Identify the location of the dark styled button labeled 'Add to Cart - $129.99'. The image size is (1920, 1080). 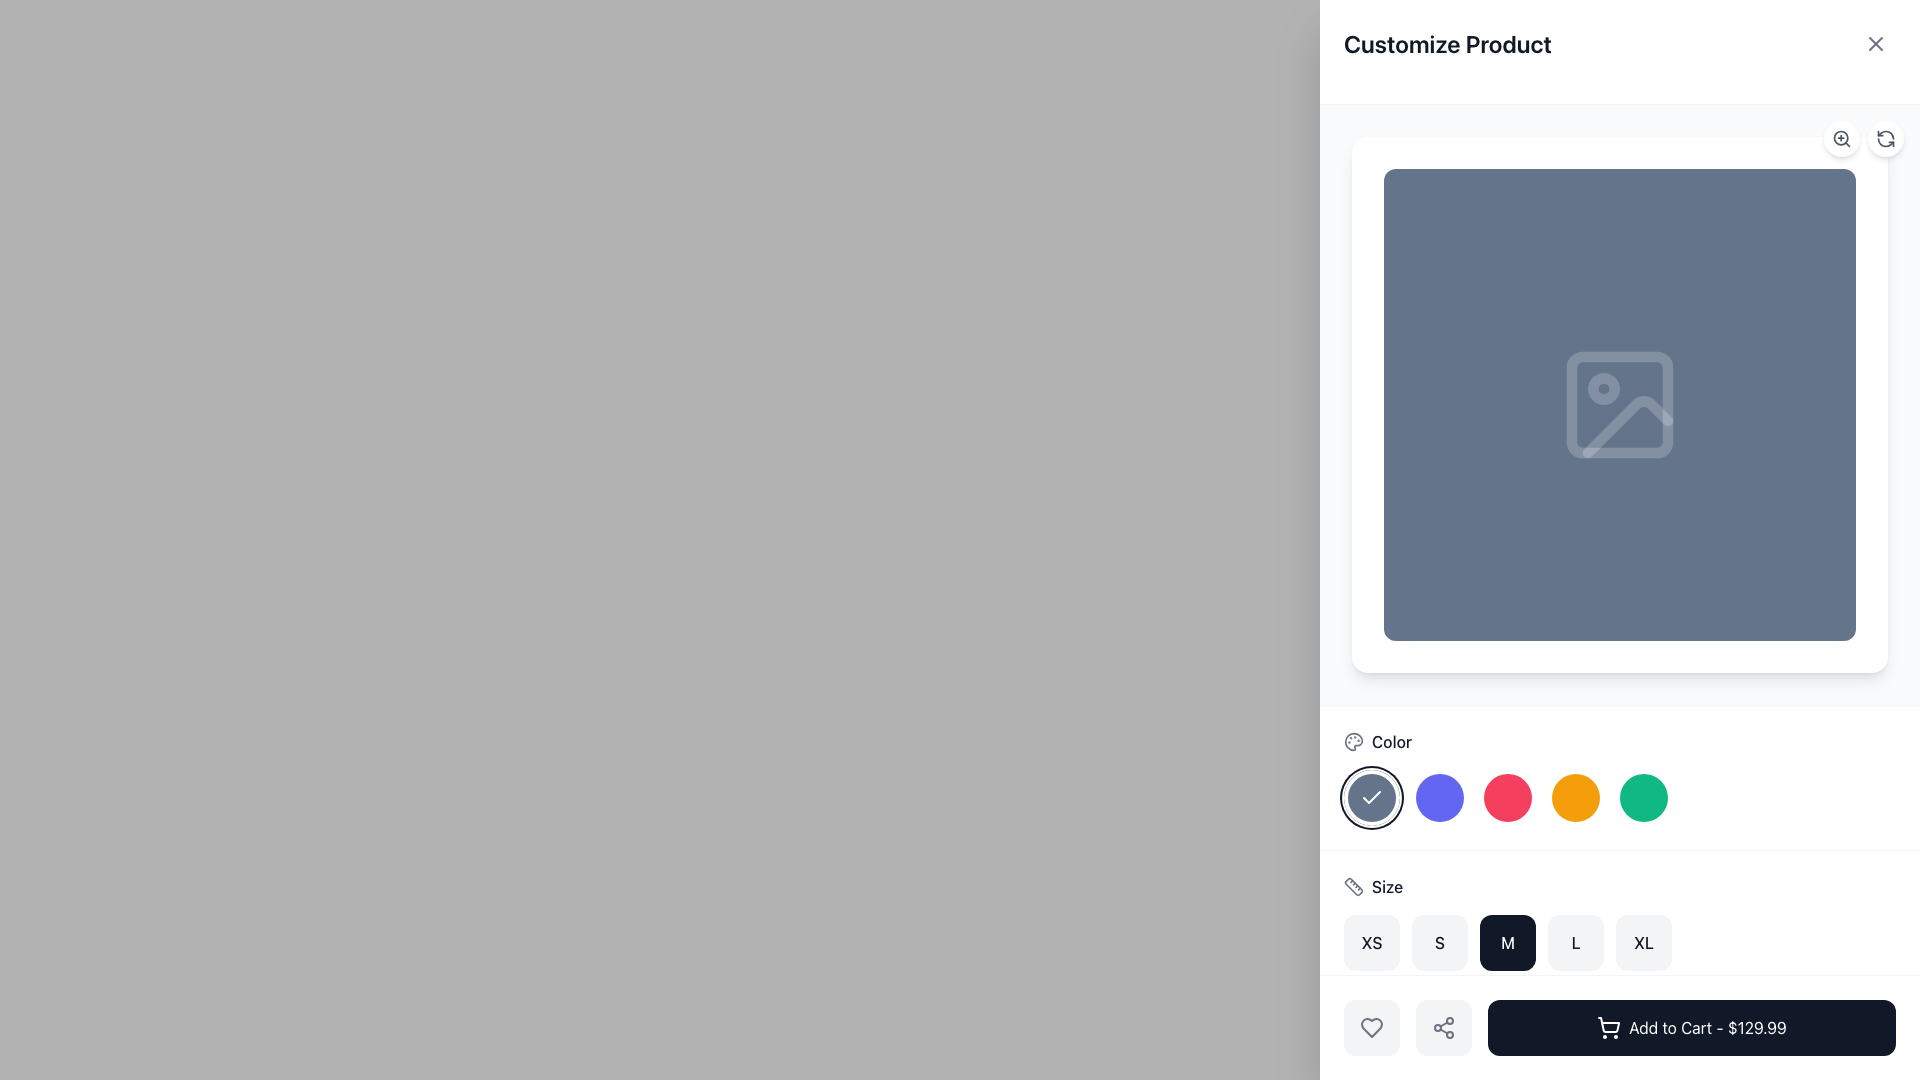
(1620, 1028).